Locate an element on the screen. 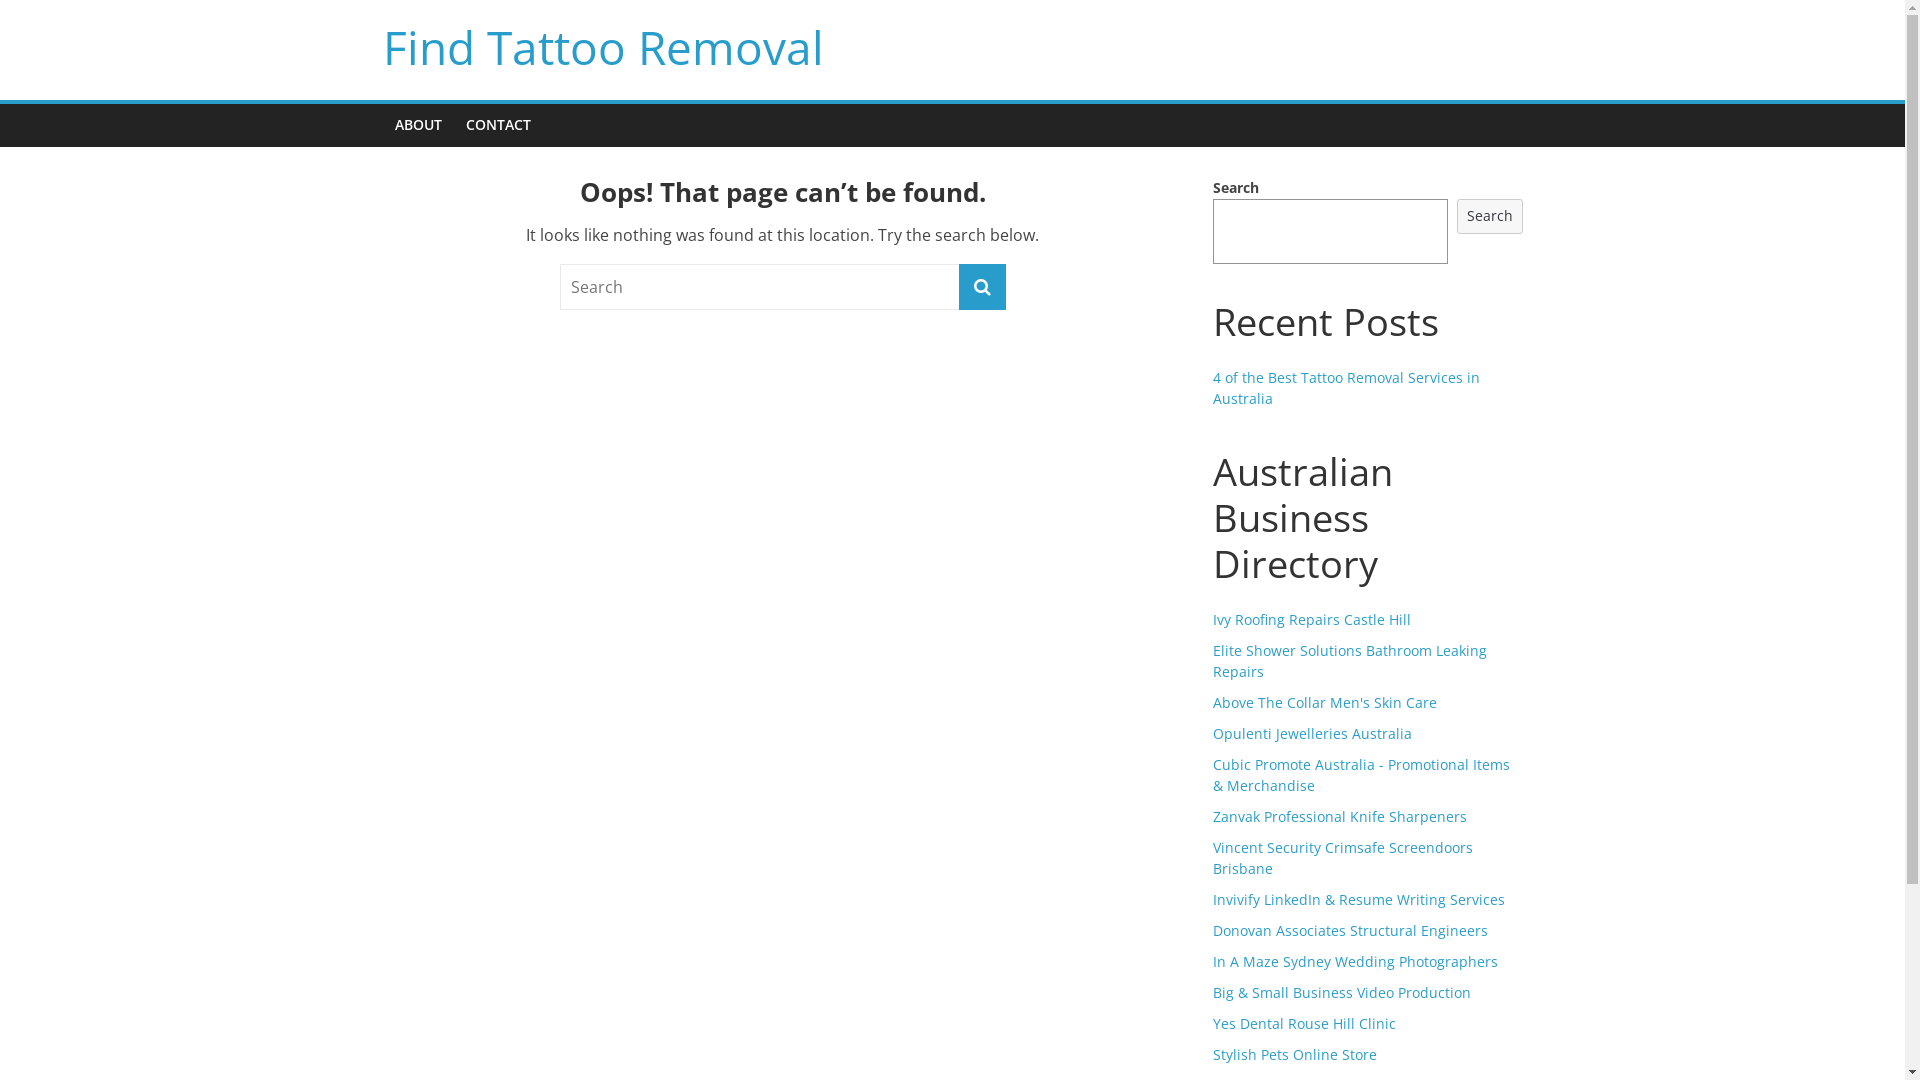 The width and height of the screenshot is (1920, 1080). 'Big & Small Business Video Production' is located at coordinates (1340, 992).